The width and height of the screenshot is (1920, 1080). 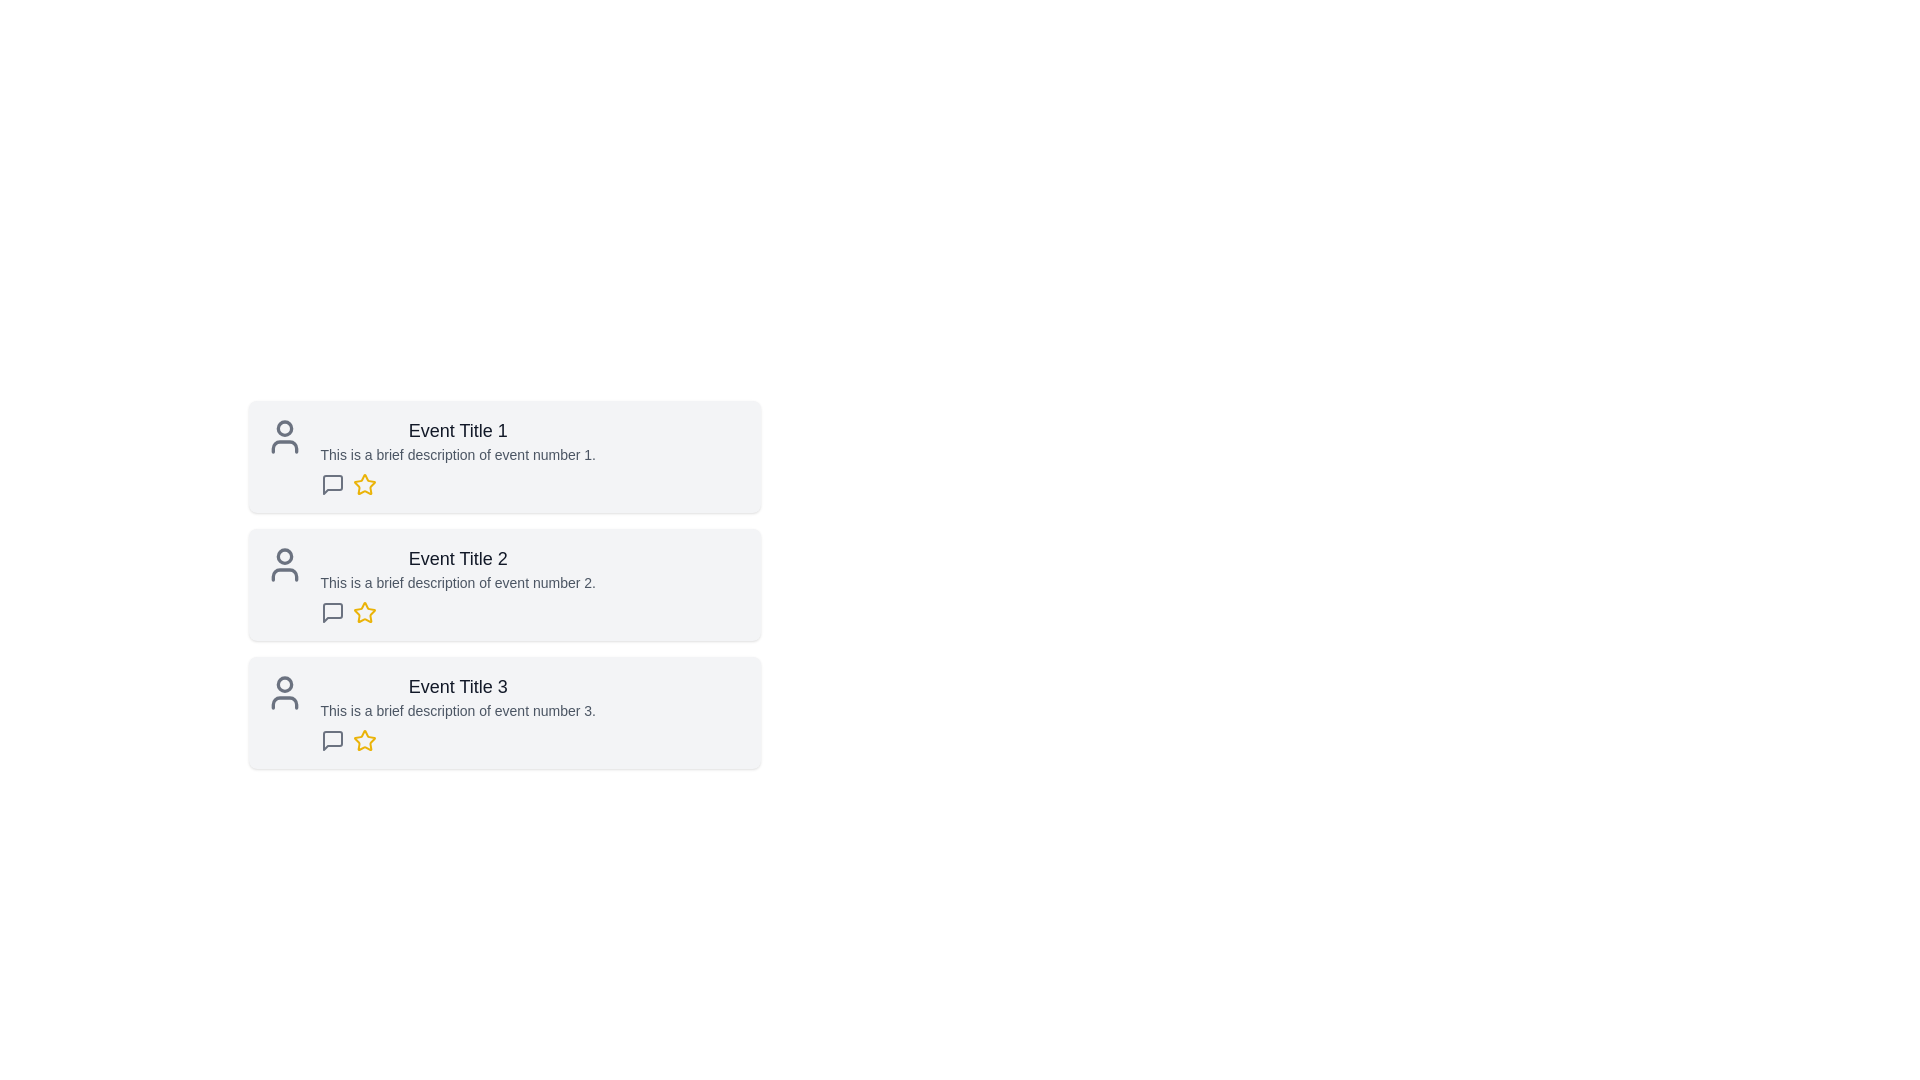 What do you see at coordinates (283, 574) in the screenshot?
I see `the user avatar icon component located beneath its circular head section, positioned to the left of the 'Event Title 2' text` at bounding box center [283, 574].